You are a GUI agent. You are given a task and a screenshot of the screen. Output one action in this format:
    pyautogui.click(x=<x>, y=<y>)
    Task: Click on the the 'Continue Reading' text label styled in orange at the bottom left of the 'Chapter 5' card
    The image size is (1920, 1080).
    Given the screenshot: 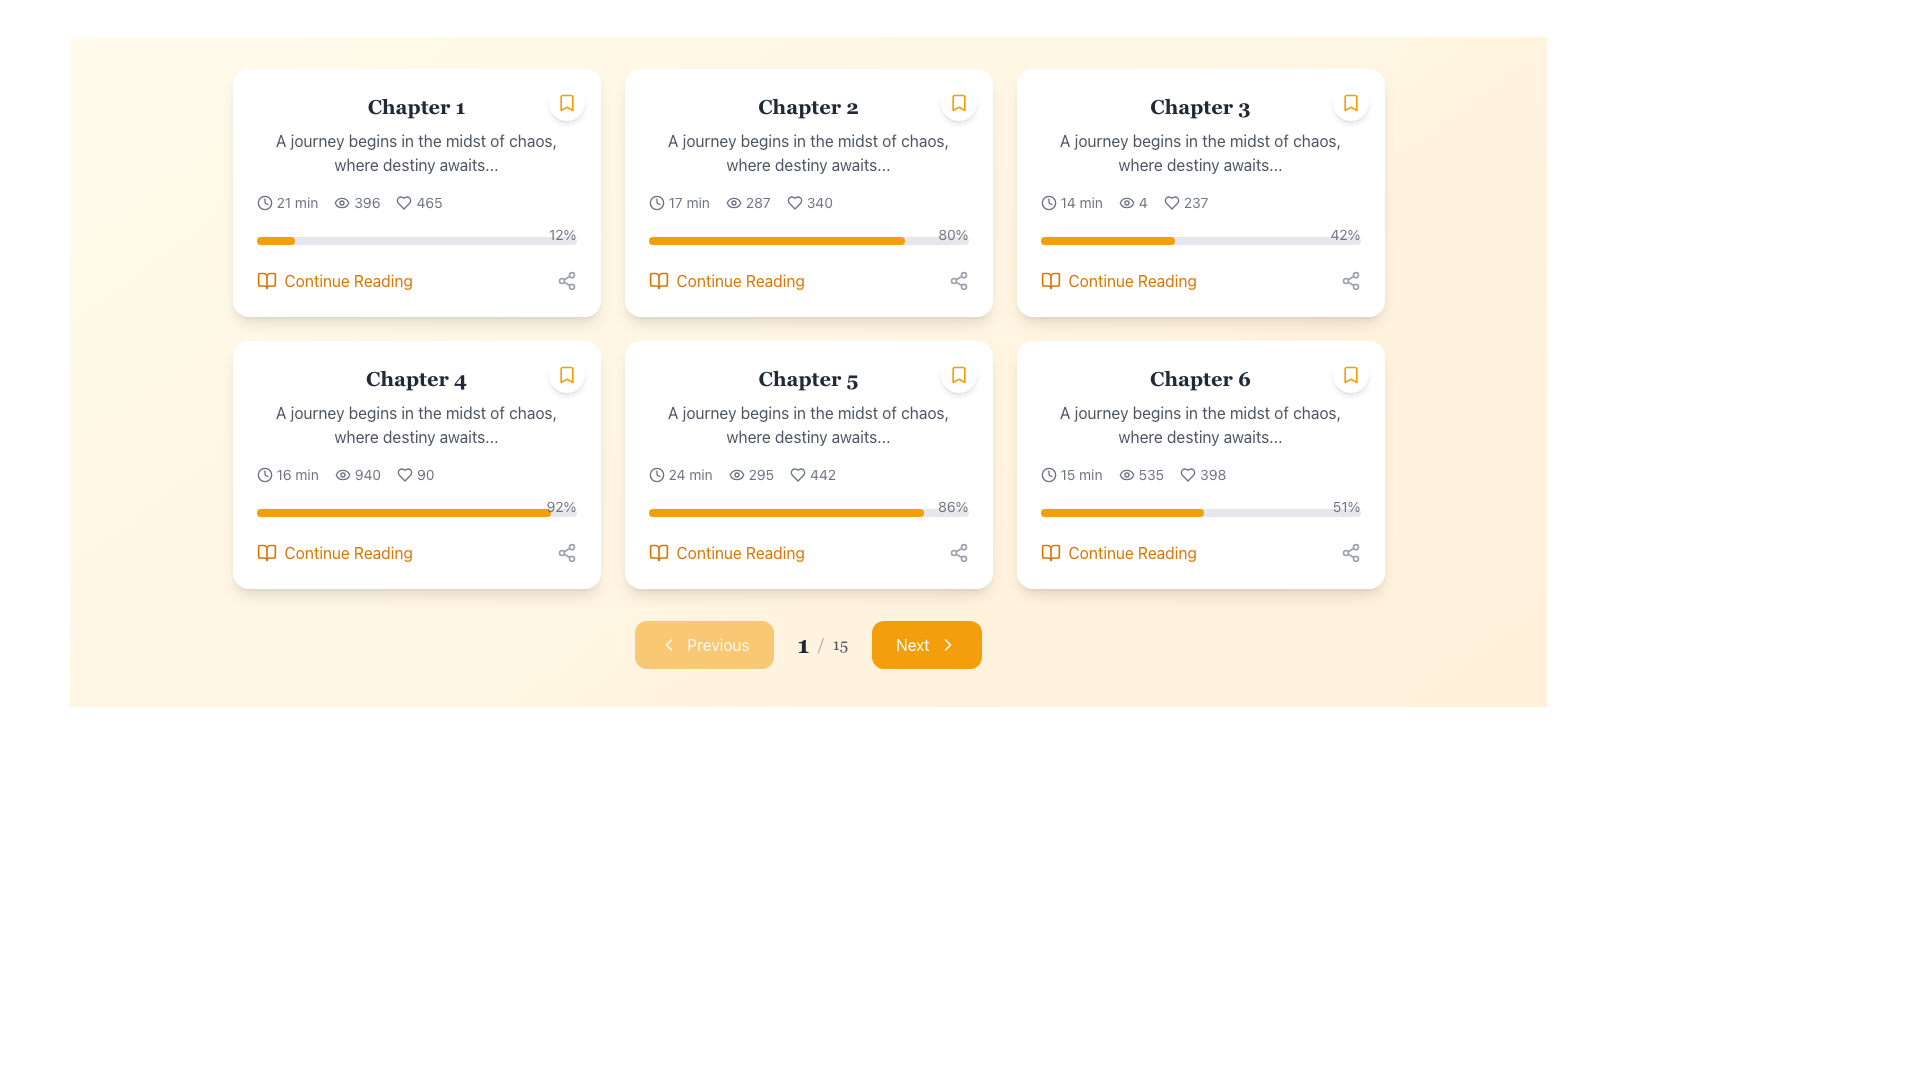 What is the action you would take?
    pyautogui.click(x=739, y=552)
    